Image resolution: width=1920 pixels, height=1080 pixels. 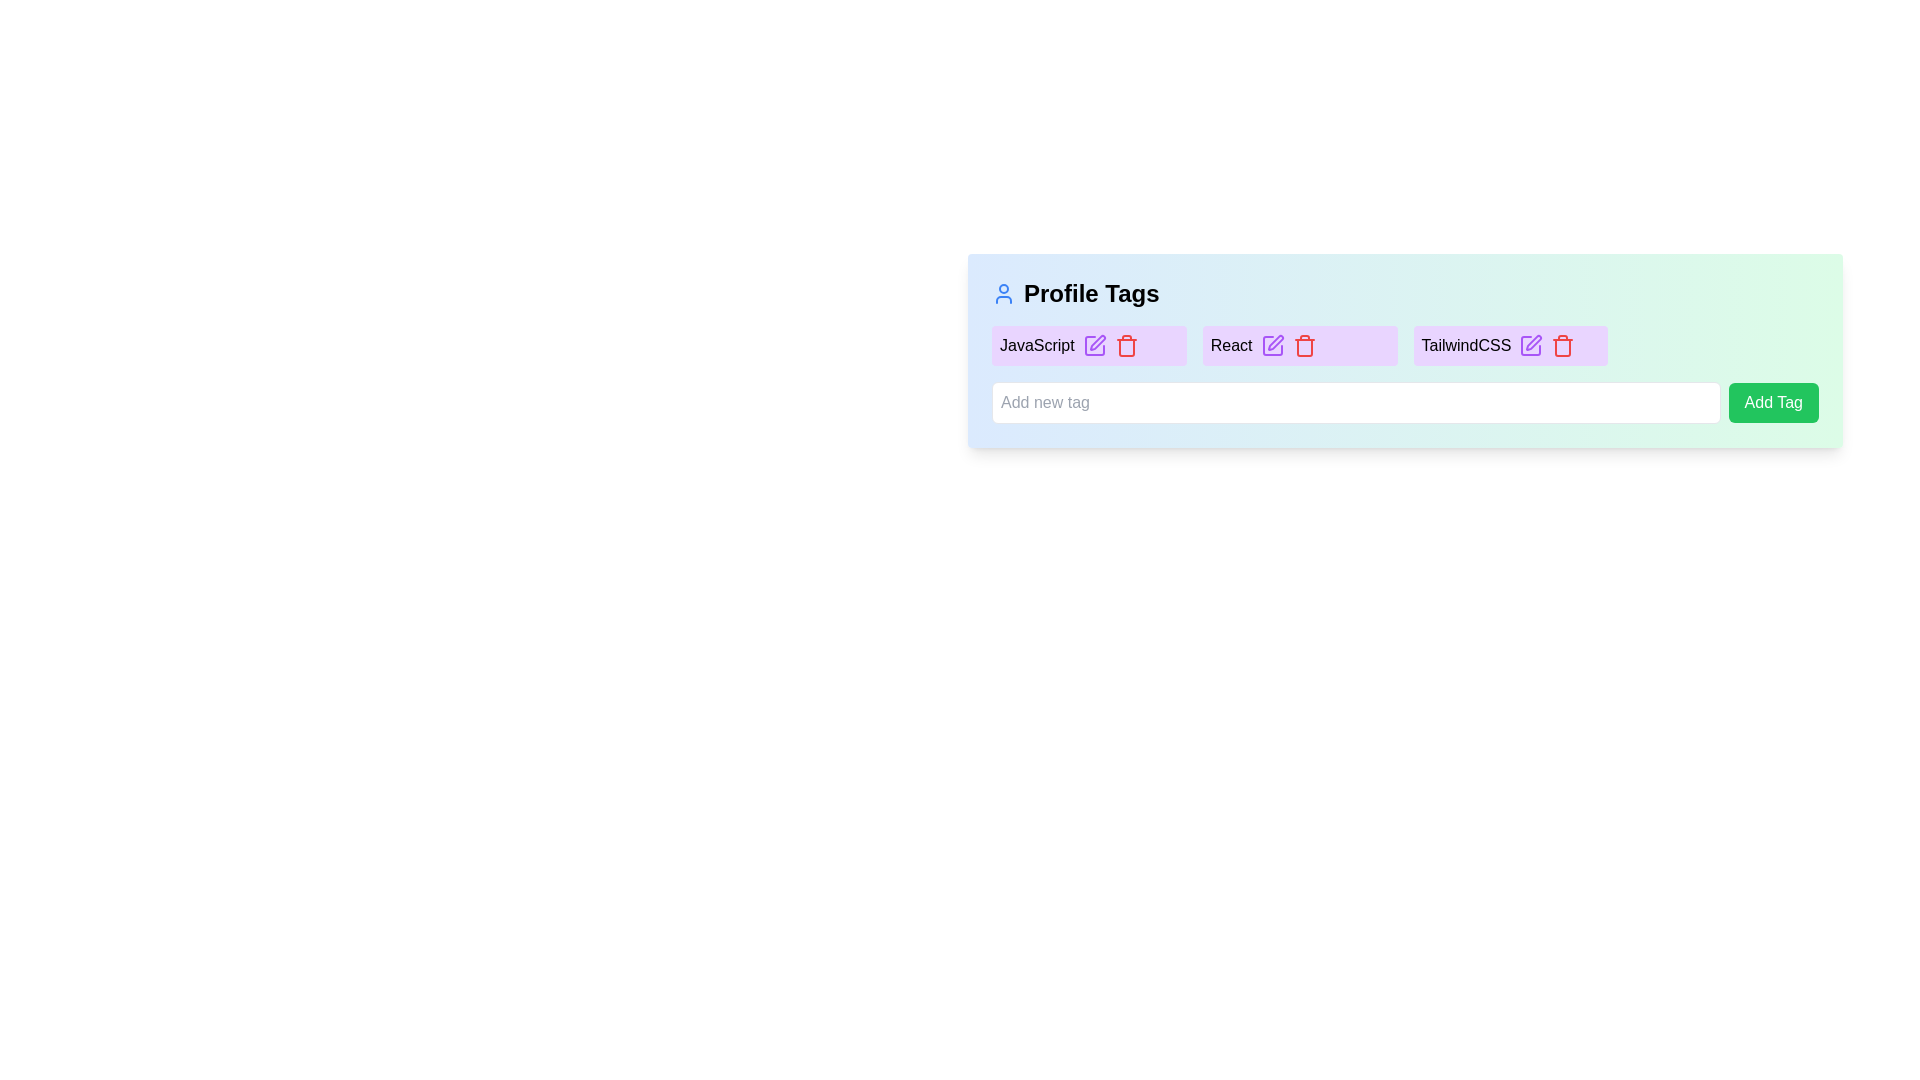 What do you see at coordinates (1093, 345) in the screenshot?
I see `the purple square icon representing editing actions located to the right of the 'JavaScript' tag` at bounding box center [1093, 345].